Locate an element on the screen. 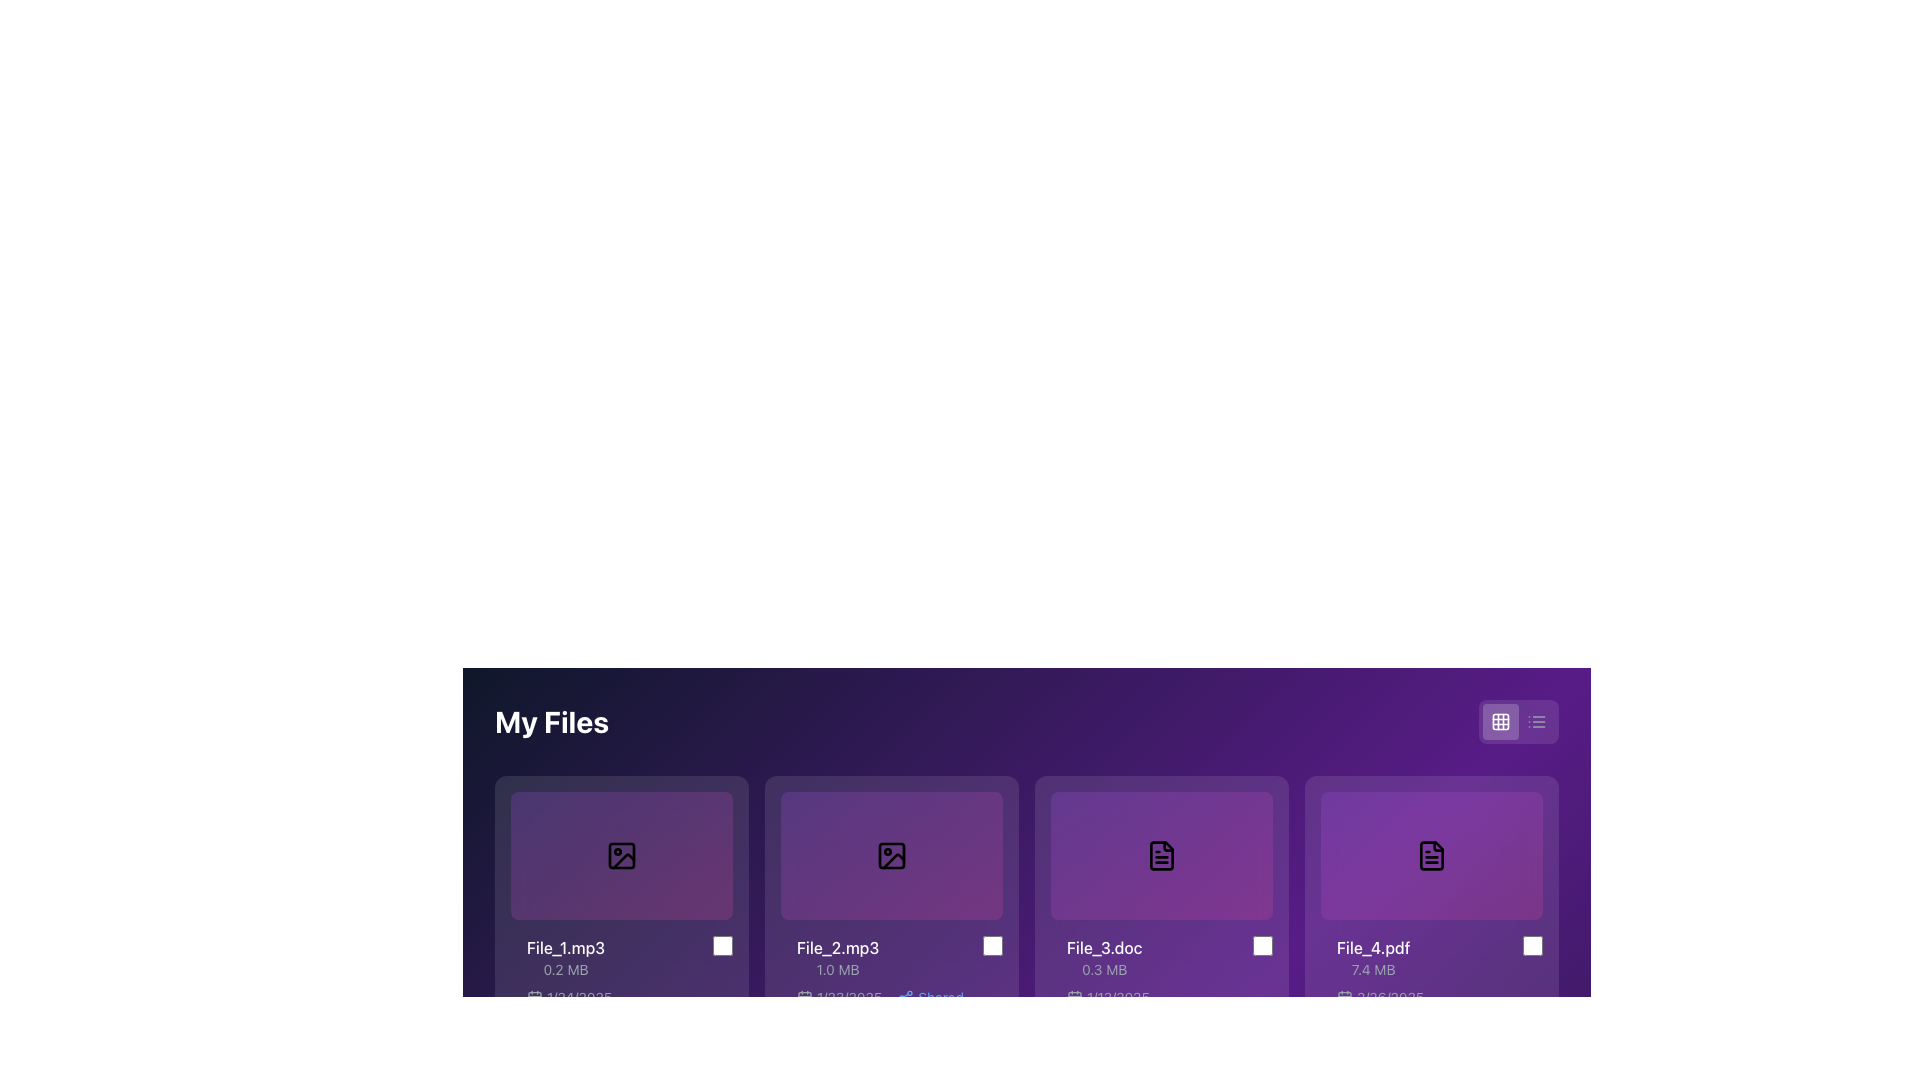 Image resolution: width=1920 pixels, height=1080 pixels. the grid icon on the toggle control located at the top-right corner of the 'My Files' section to switch to grid view is located at coordinates (1518, 721).